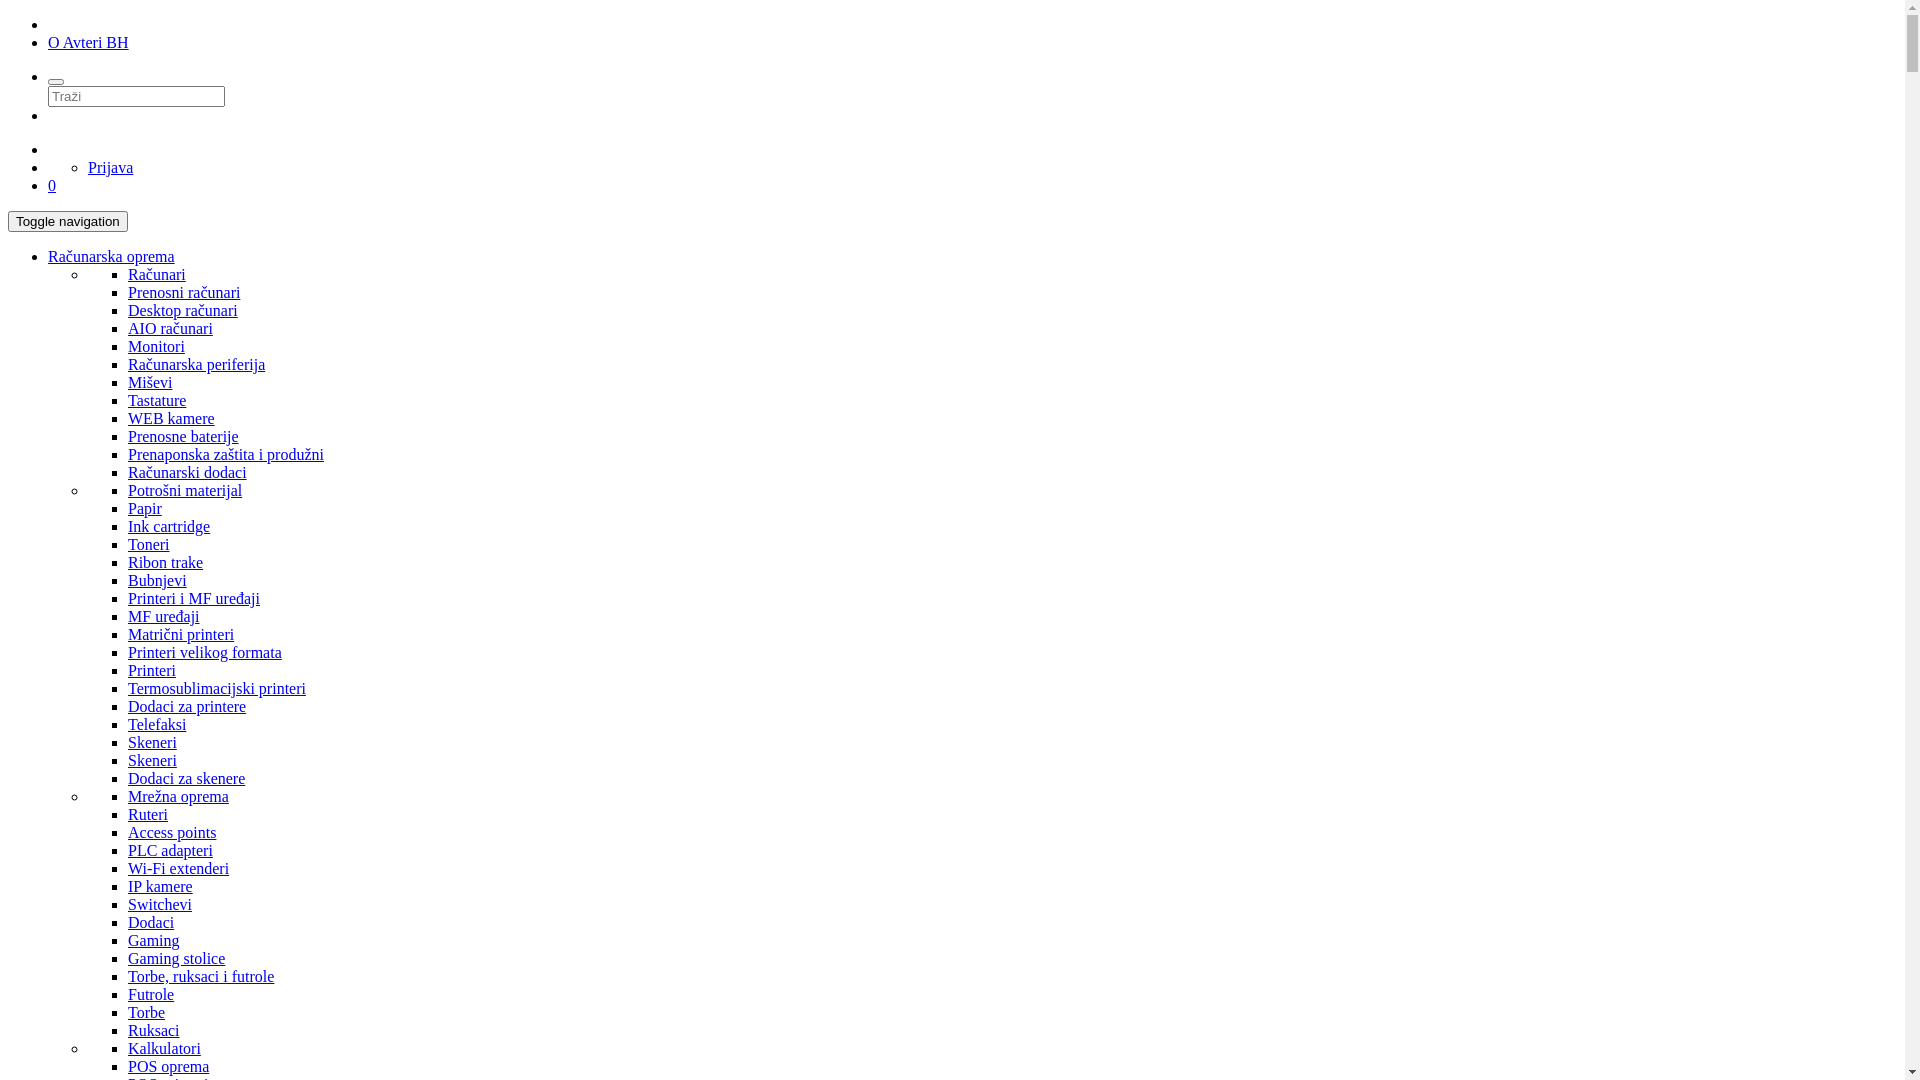 This screenshot has width=1920, height=1080. What do you see at coordinates (143, 507) in the screenshot?
I see `'Papir'` at bounding box center [143, 507].